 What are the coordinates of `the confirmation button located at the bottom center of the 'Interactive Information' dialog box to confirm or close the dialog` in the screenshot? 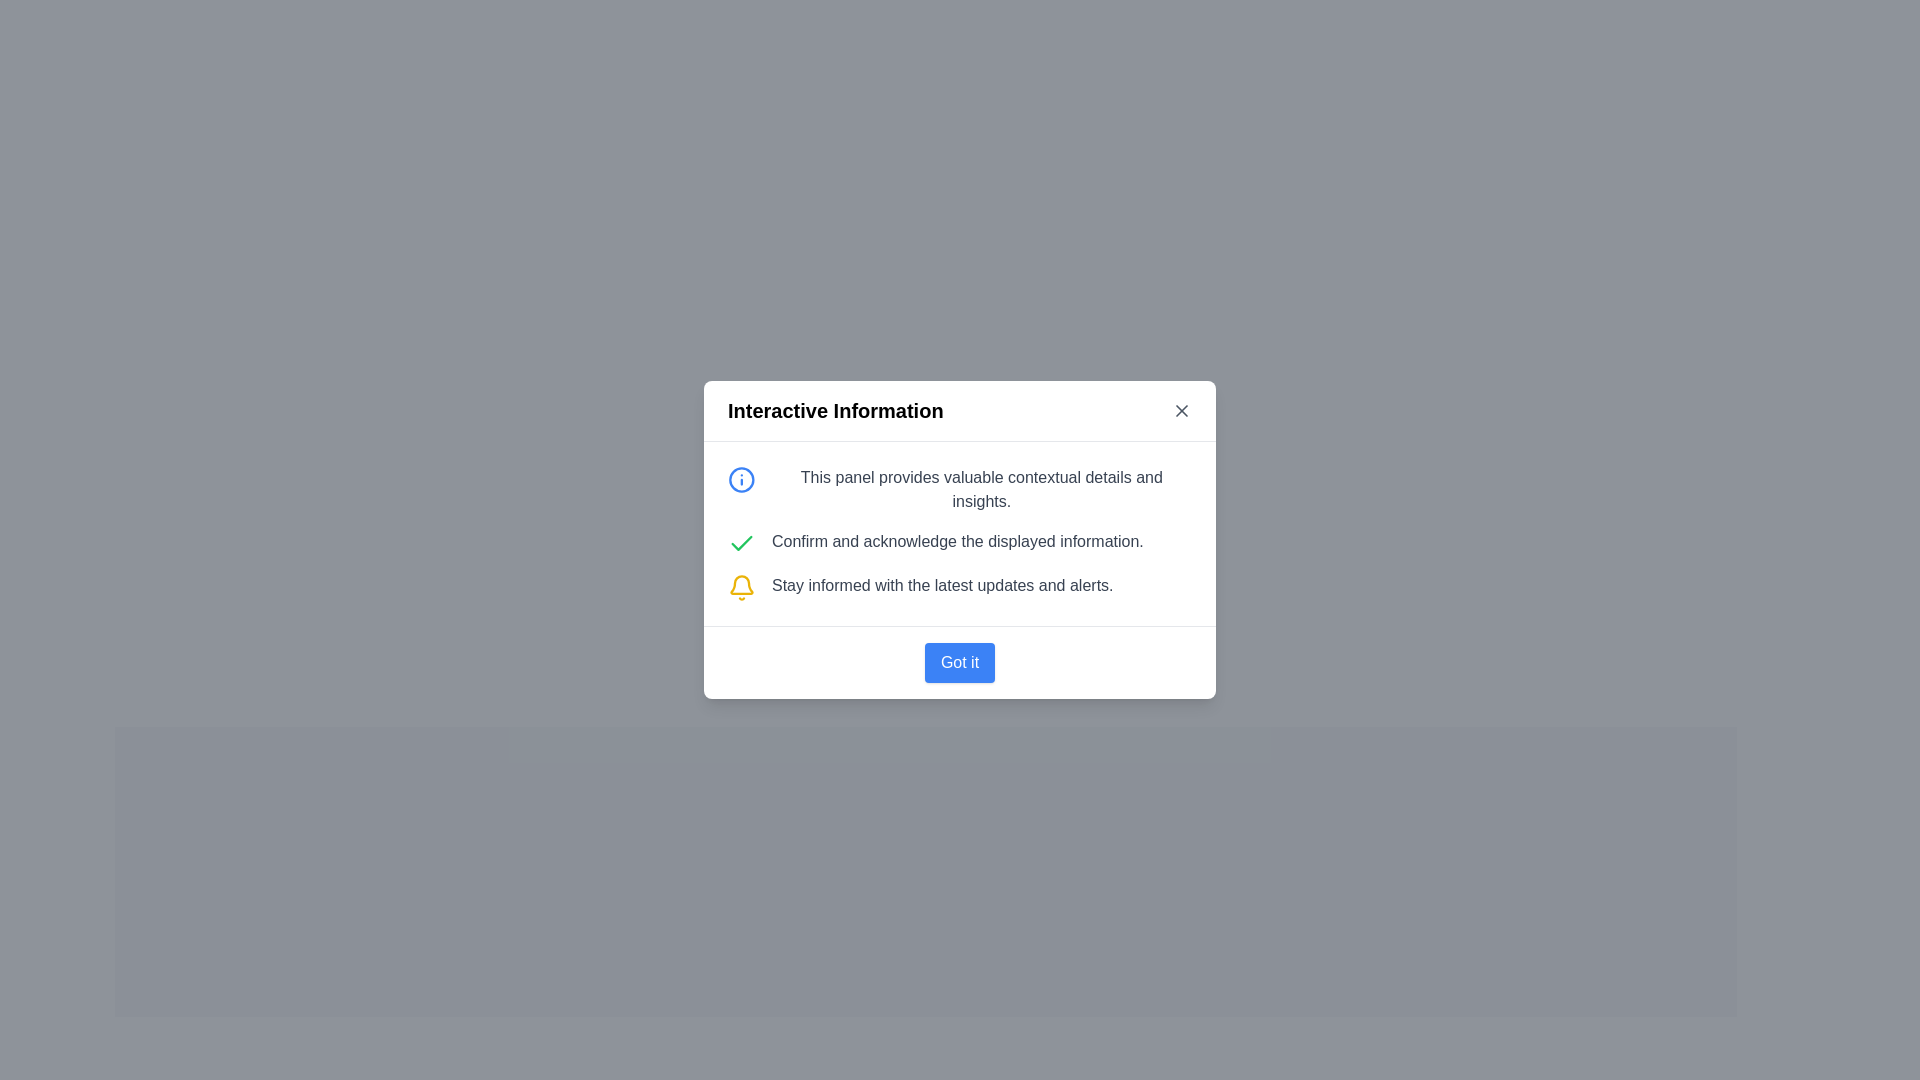 It's located at (960, 662).